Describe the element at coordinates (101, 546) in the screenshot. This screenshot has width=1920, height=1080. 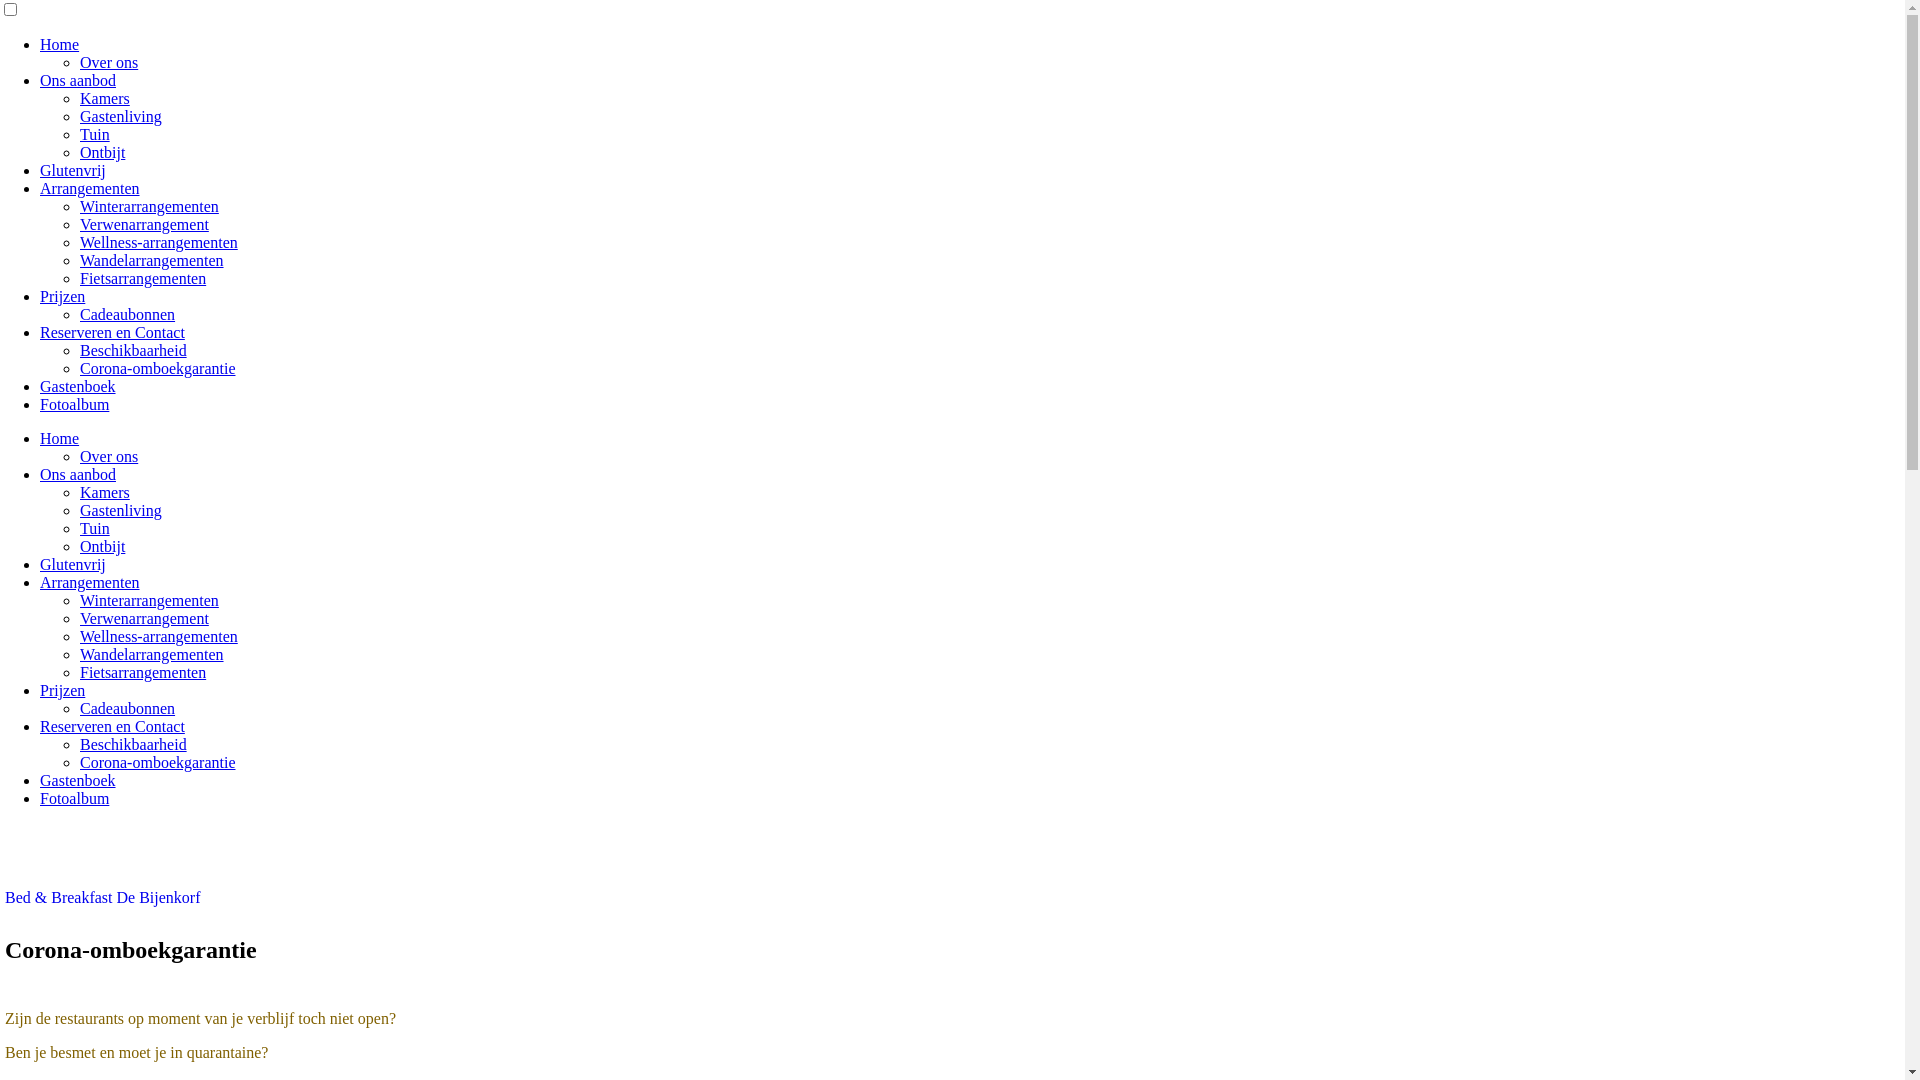
I see `'Ontbijt'` at that location.